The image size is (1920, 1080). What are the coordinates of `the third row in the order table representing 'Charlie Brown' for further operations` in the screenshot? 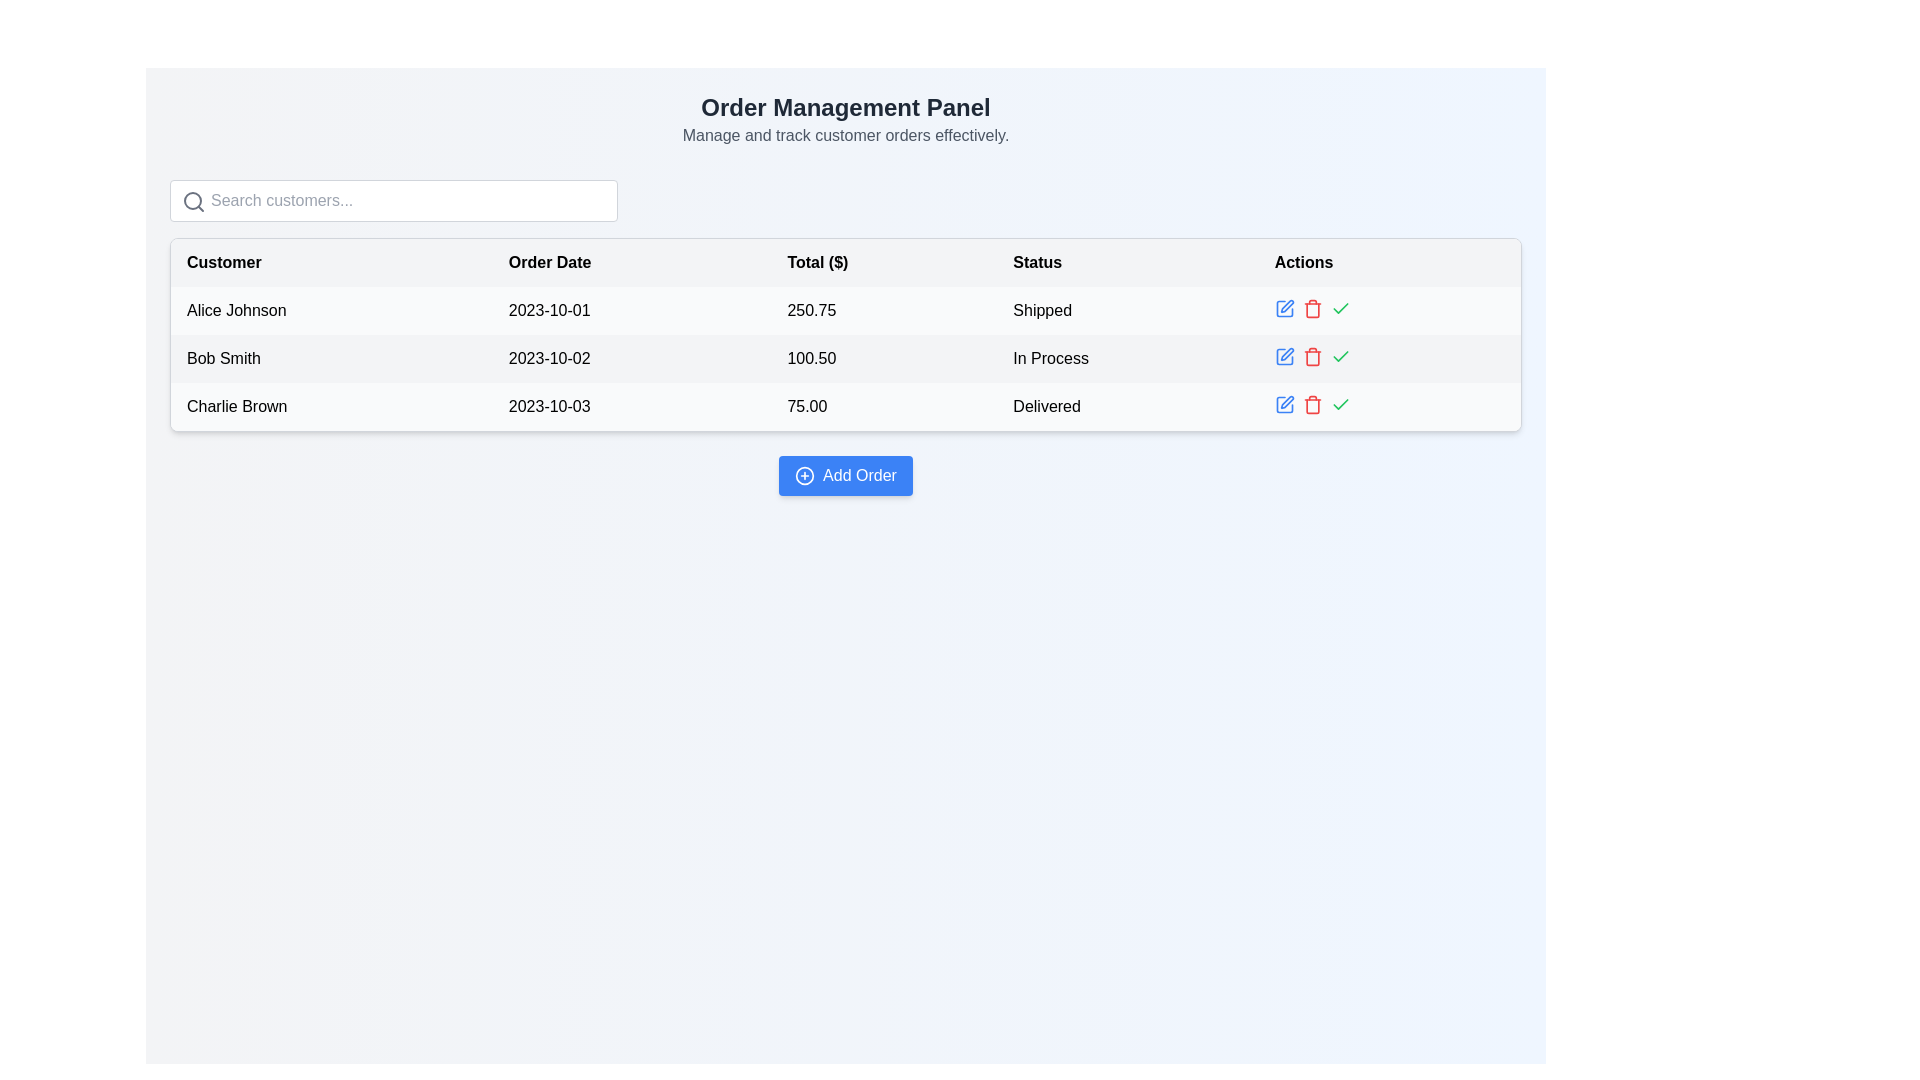 It's located at (845, 406).